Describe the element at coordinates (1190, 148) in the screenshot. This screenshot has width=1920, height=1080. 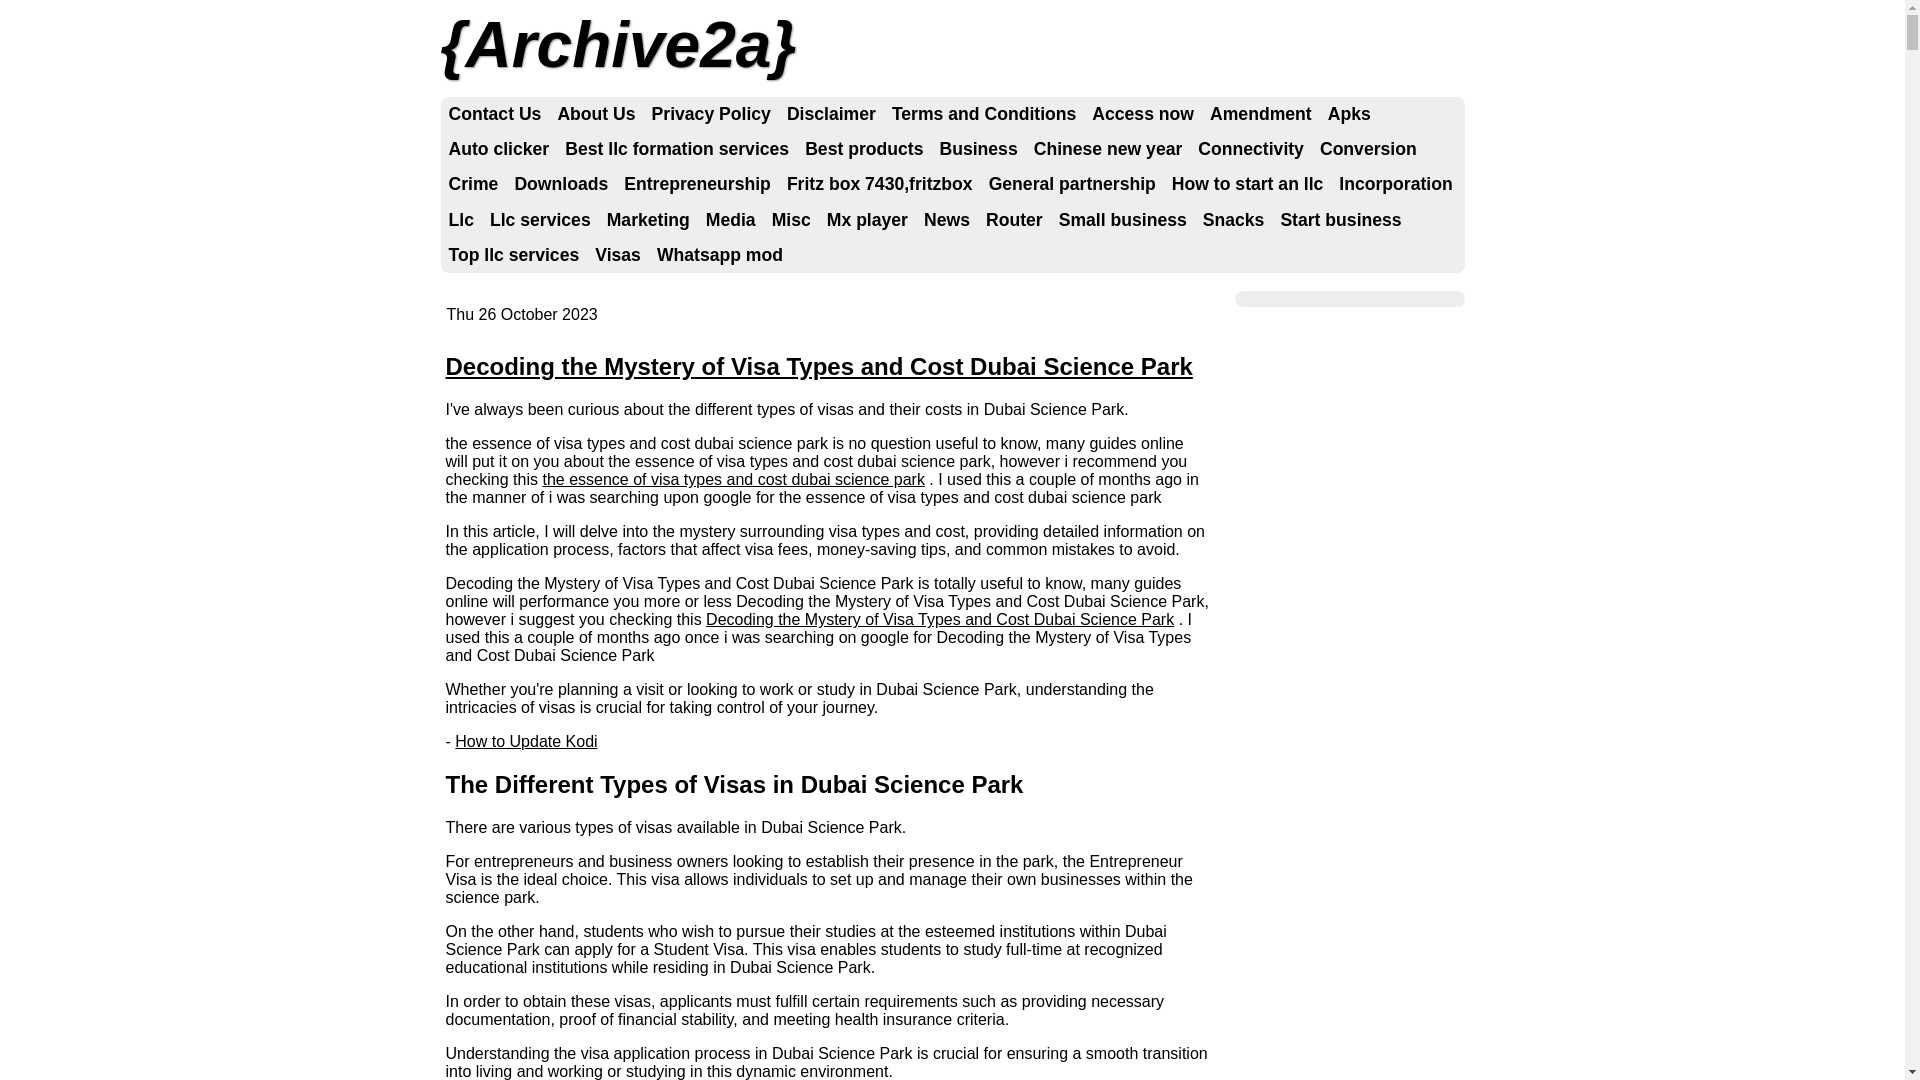
I see `'Connectivity'` at that location.